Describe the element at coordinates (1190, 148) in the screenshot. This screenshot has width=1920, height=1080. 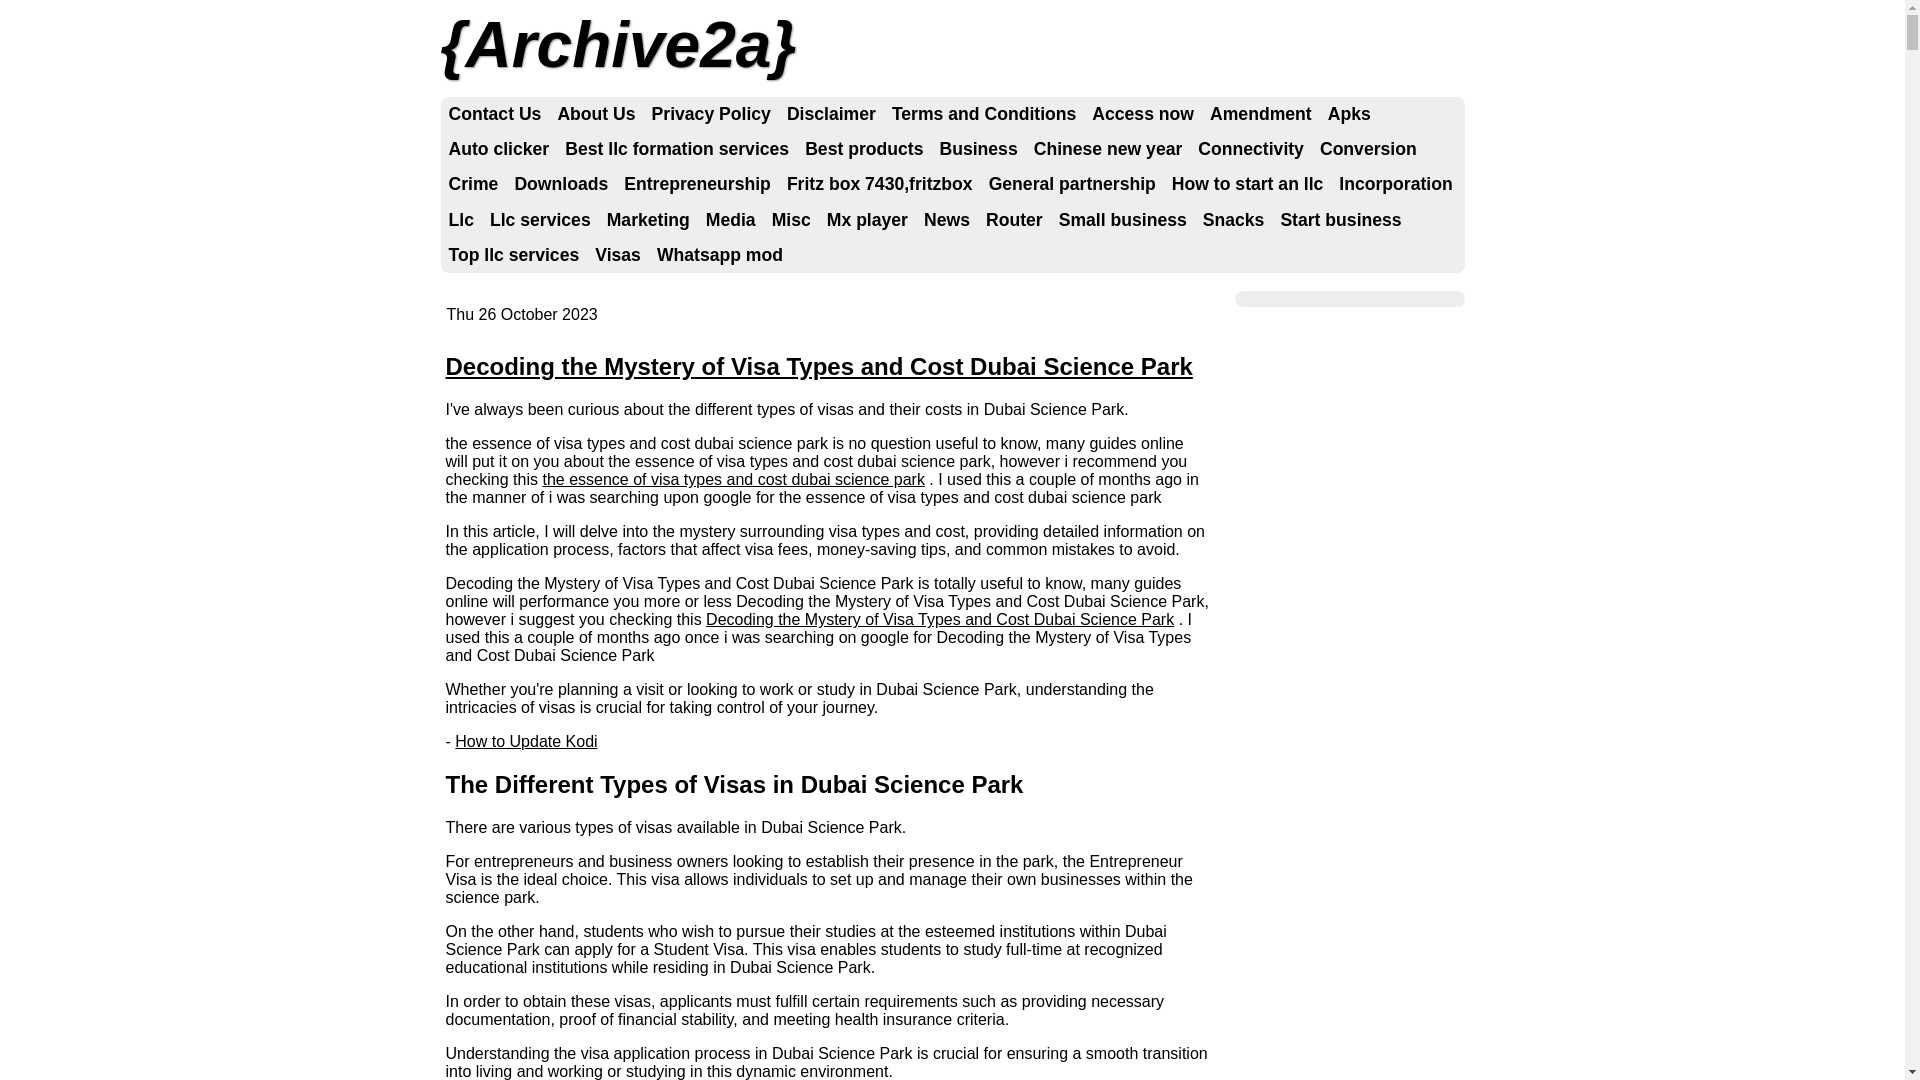
I see `'Connectivity'` at that location.